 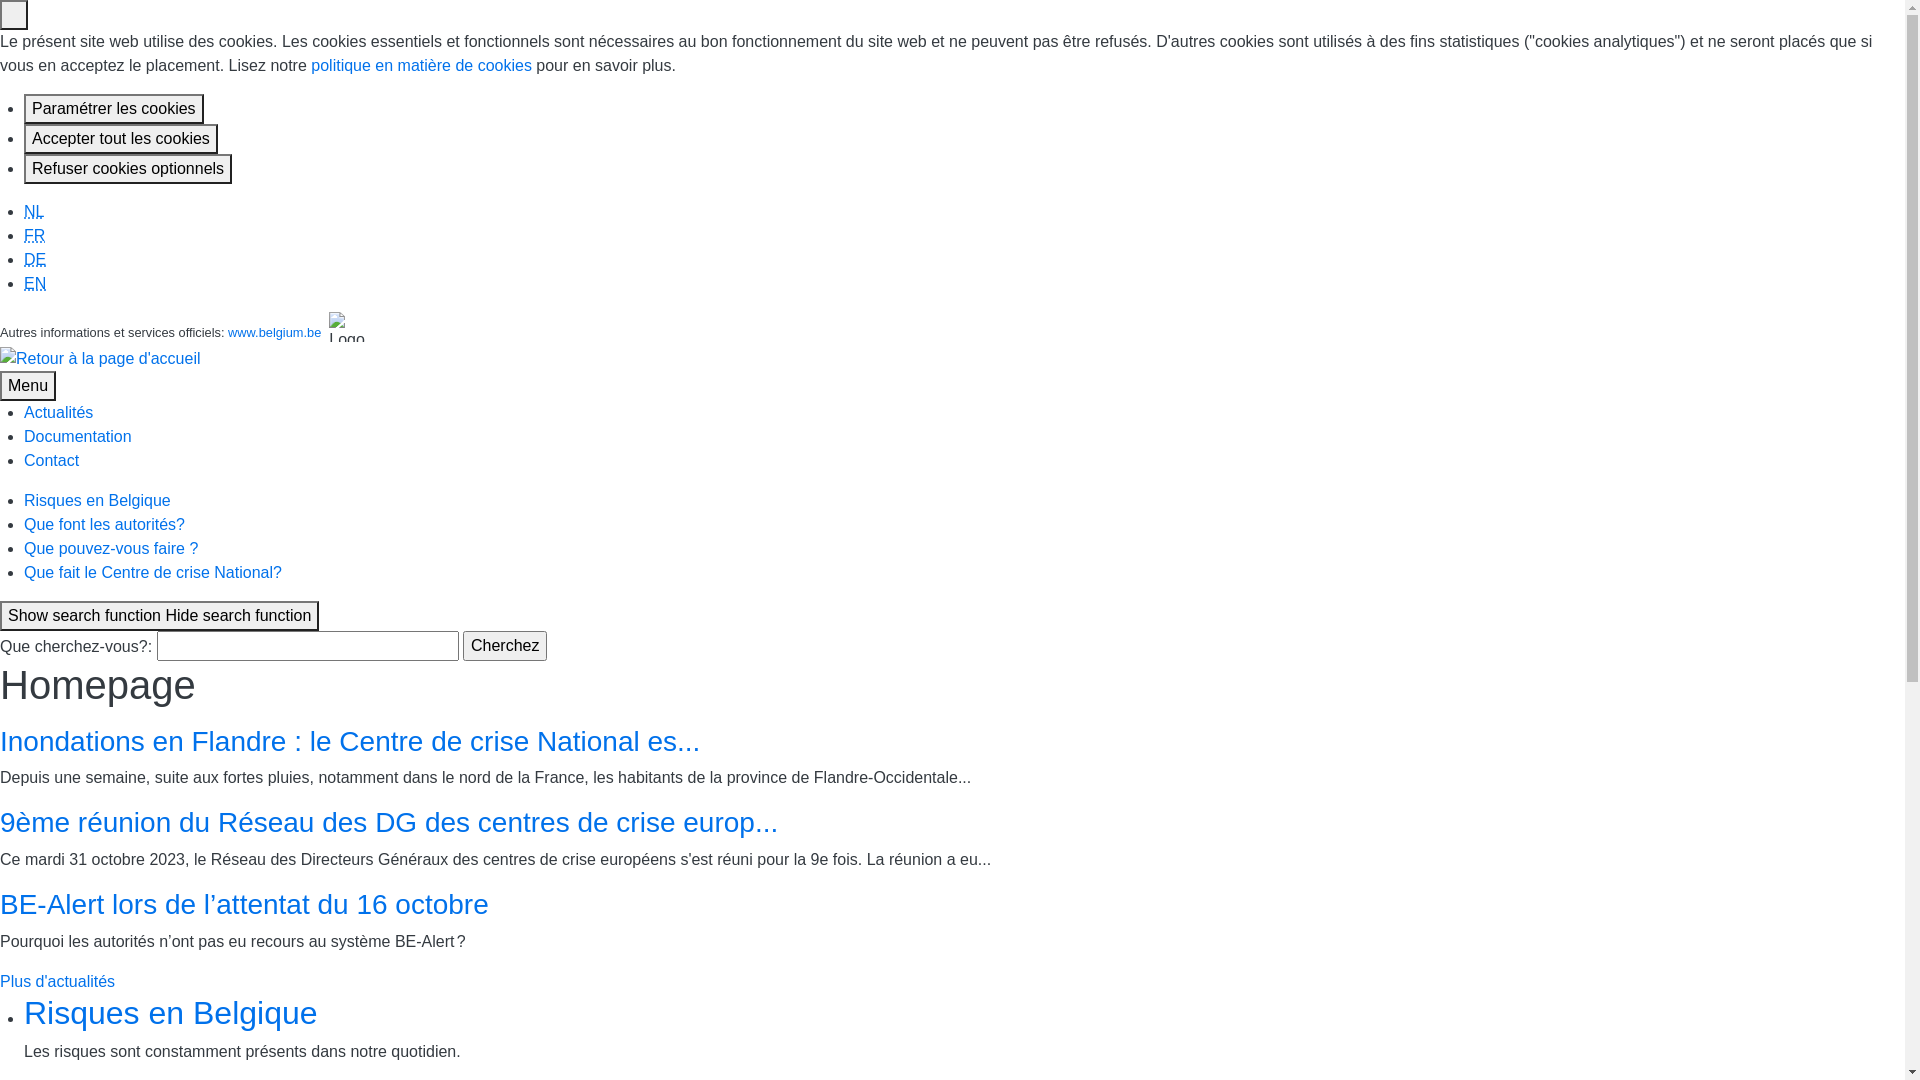 I want to click on 'Que pouvez-vous faire ?', so click(x=109, y=548).